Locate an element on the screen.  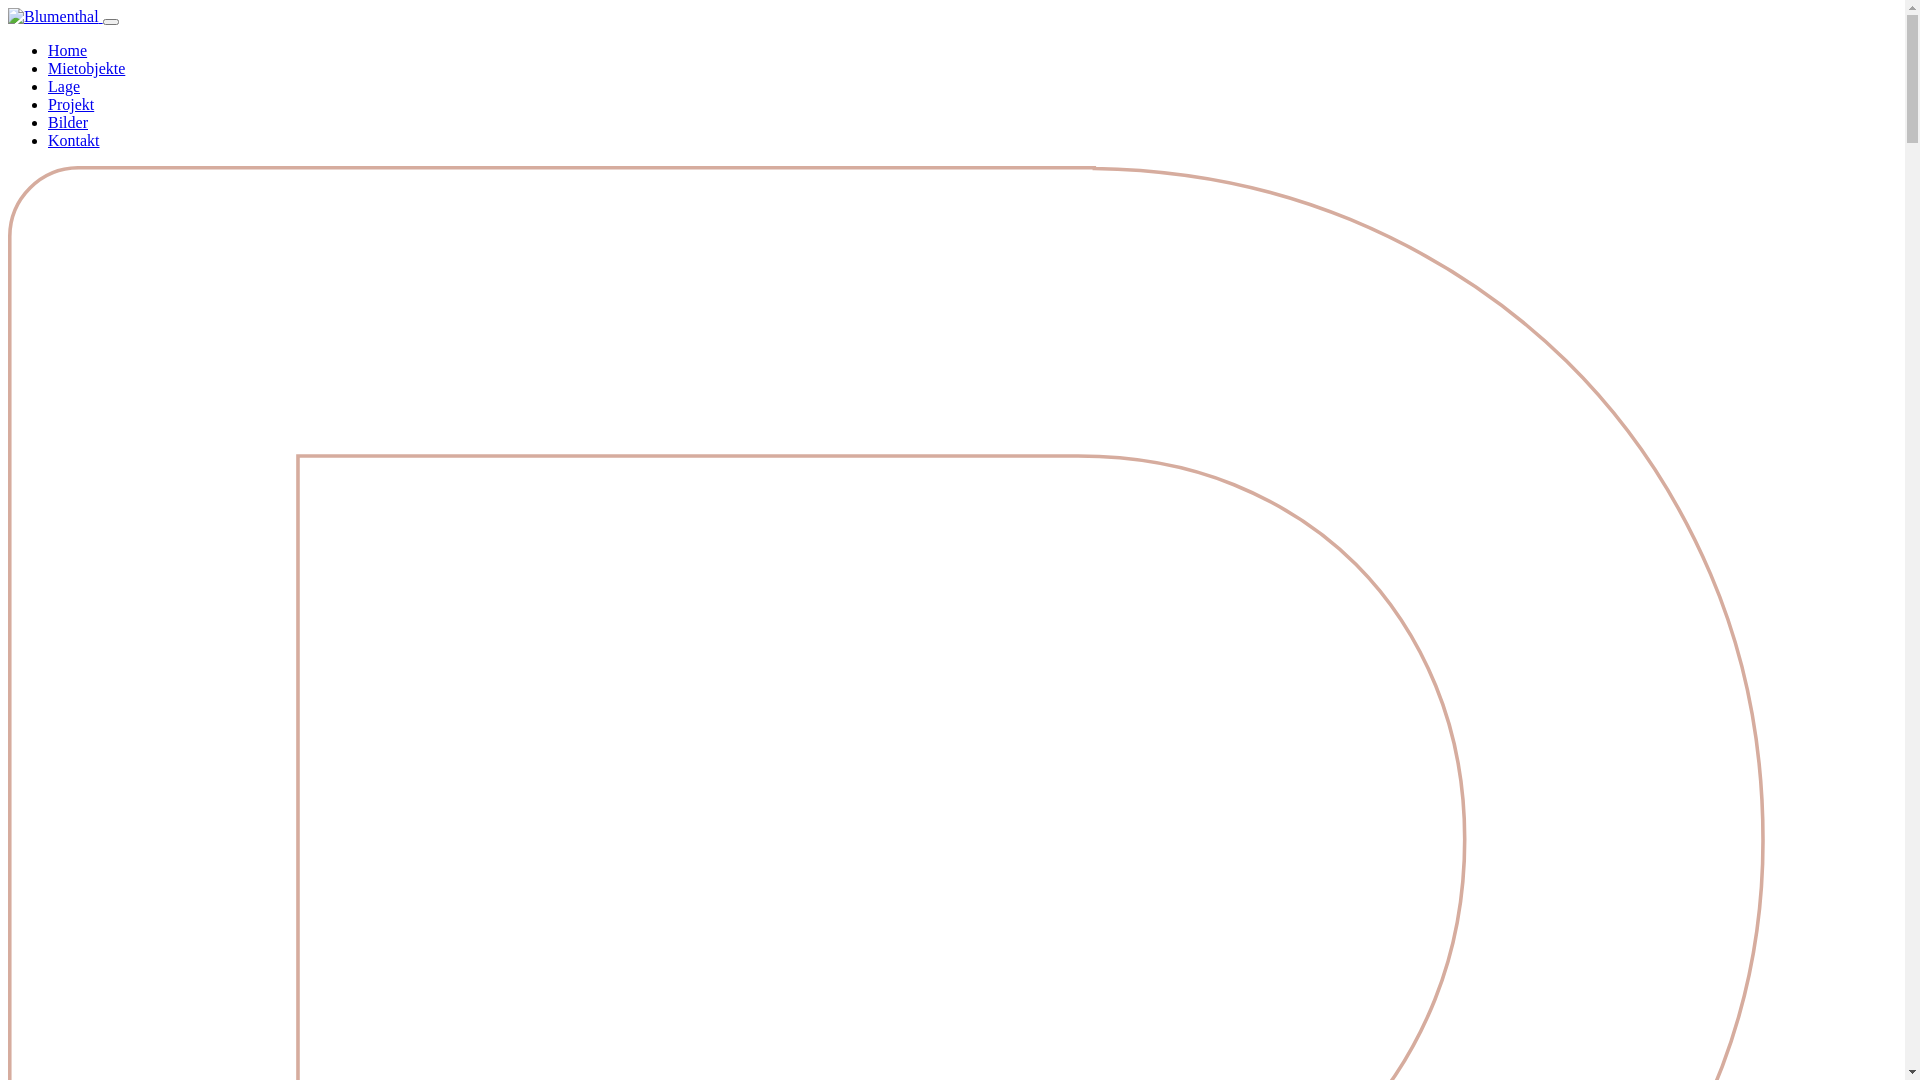
'Mietobjekte' is located at coordinates (85, 67).